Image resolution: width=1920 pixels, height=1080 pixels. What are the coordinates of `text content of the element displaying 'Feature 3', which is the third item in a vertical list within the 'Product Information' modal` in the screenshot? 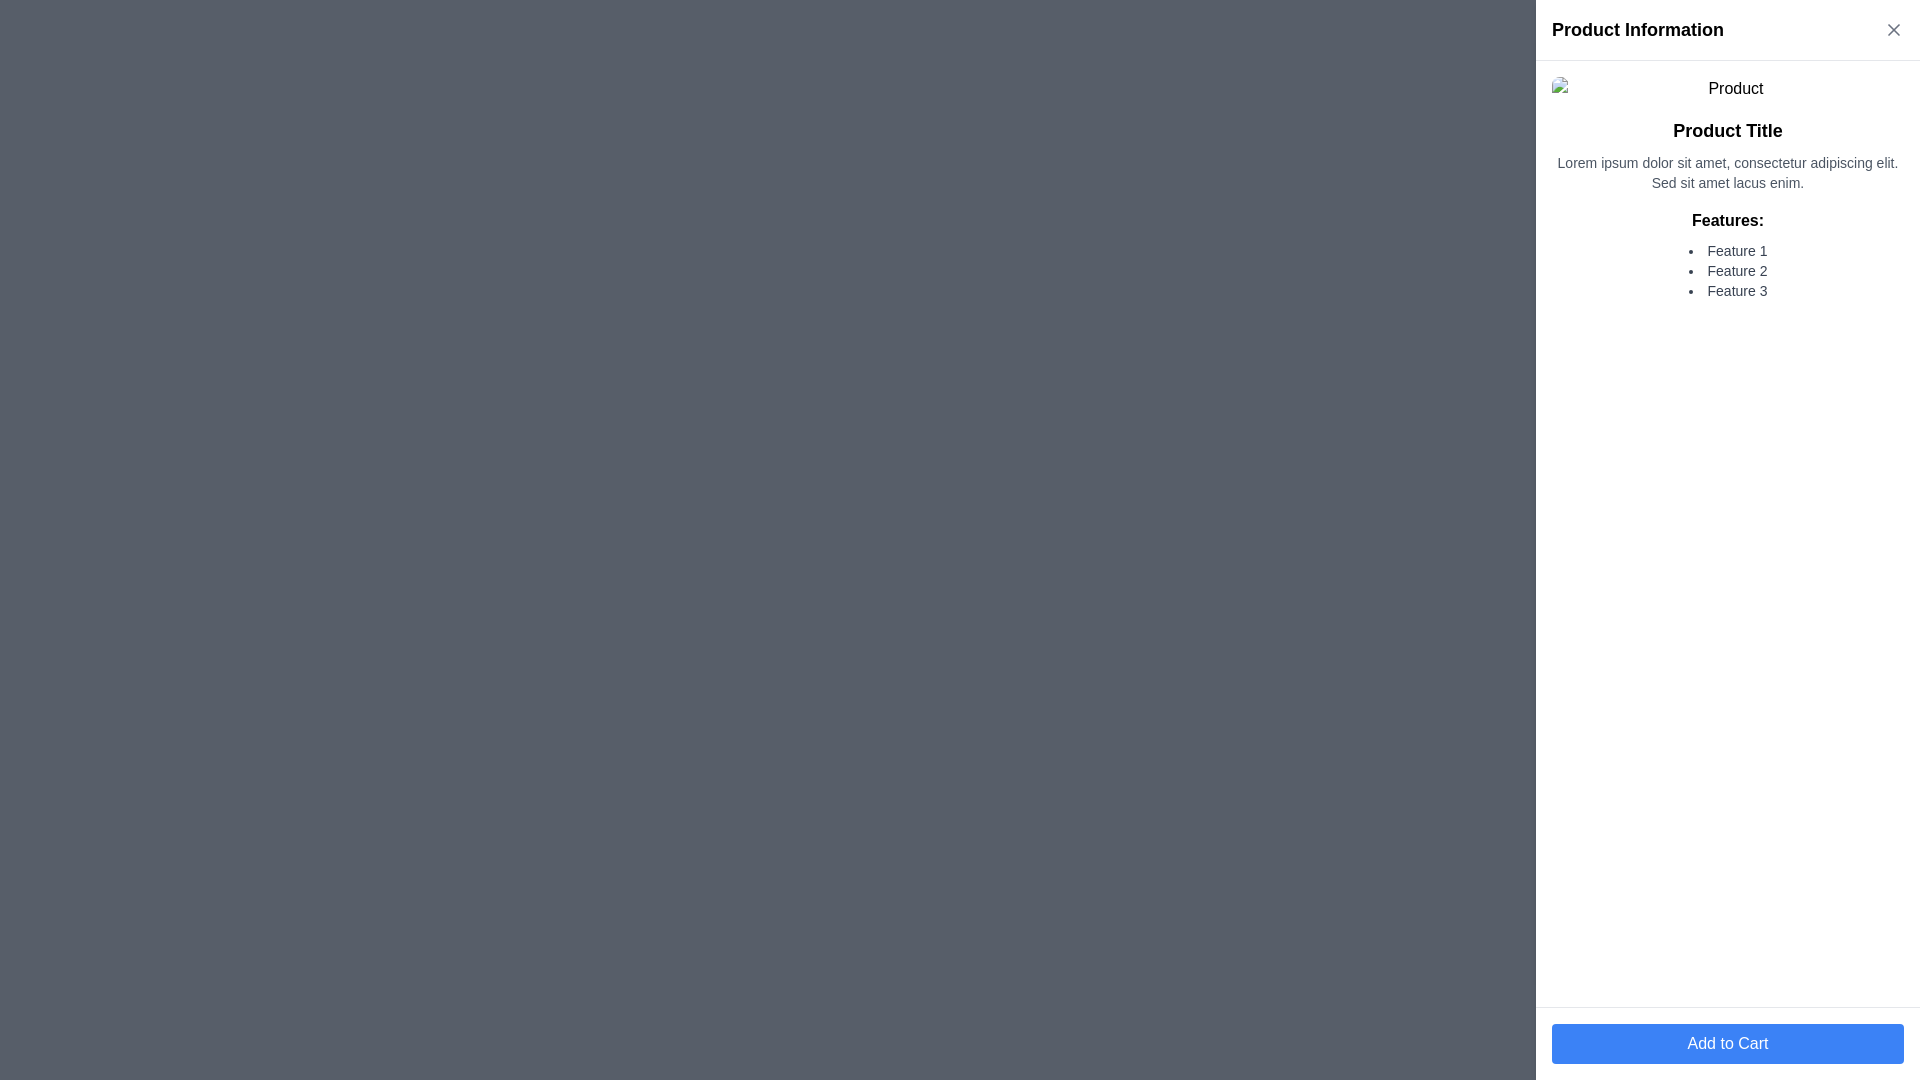 It's located at (1727, 290).